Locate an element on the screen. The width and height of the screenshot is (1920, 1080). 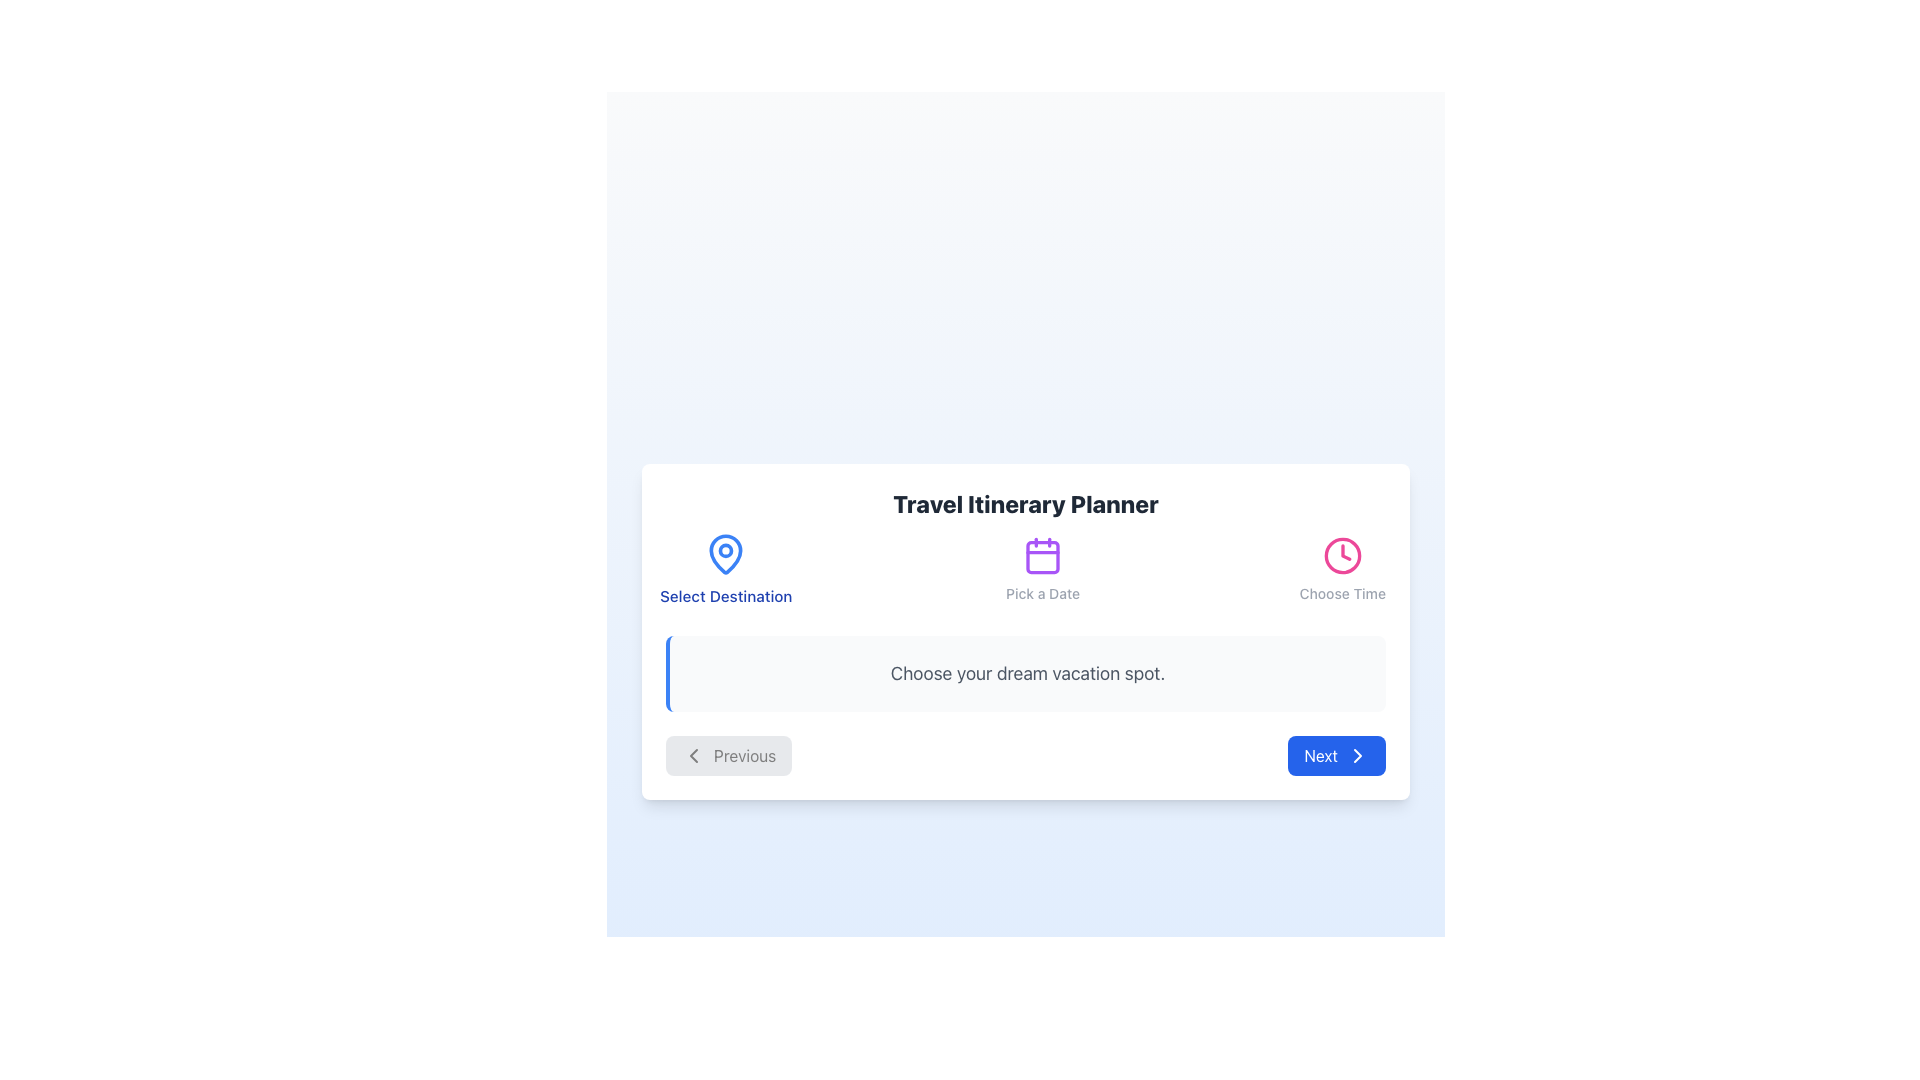
the decorative calendar icon located in the header section under 'Travel Itinerary Planner' and above 'Pick a Date' is located at coordinates (1042, 555).